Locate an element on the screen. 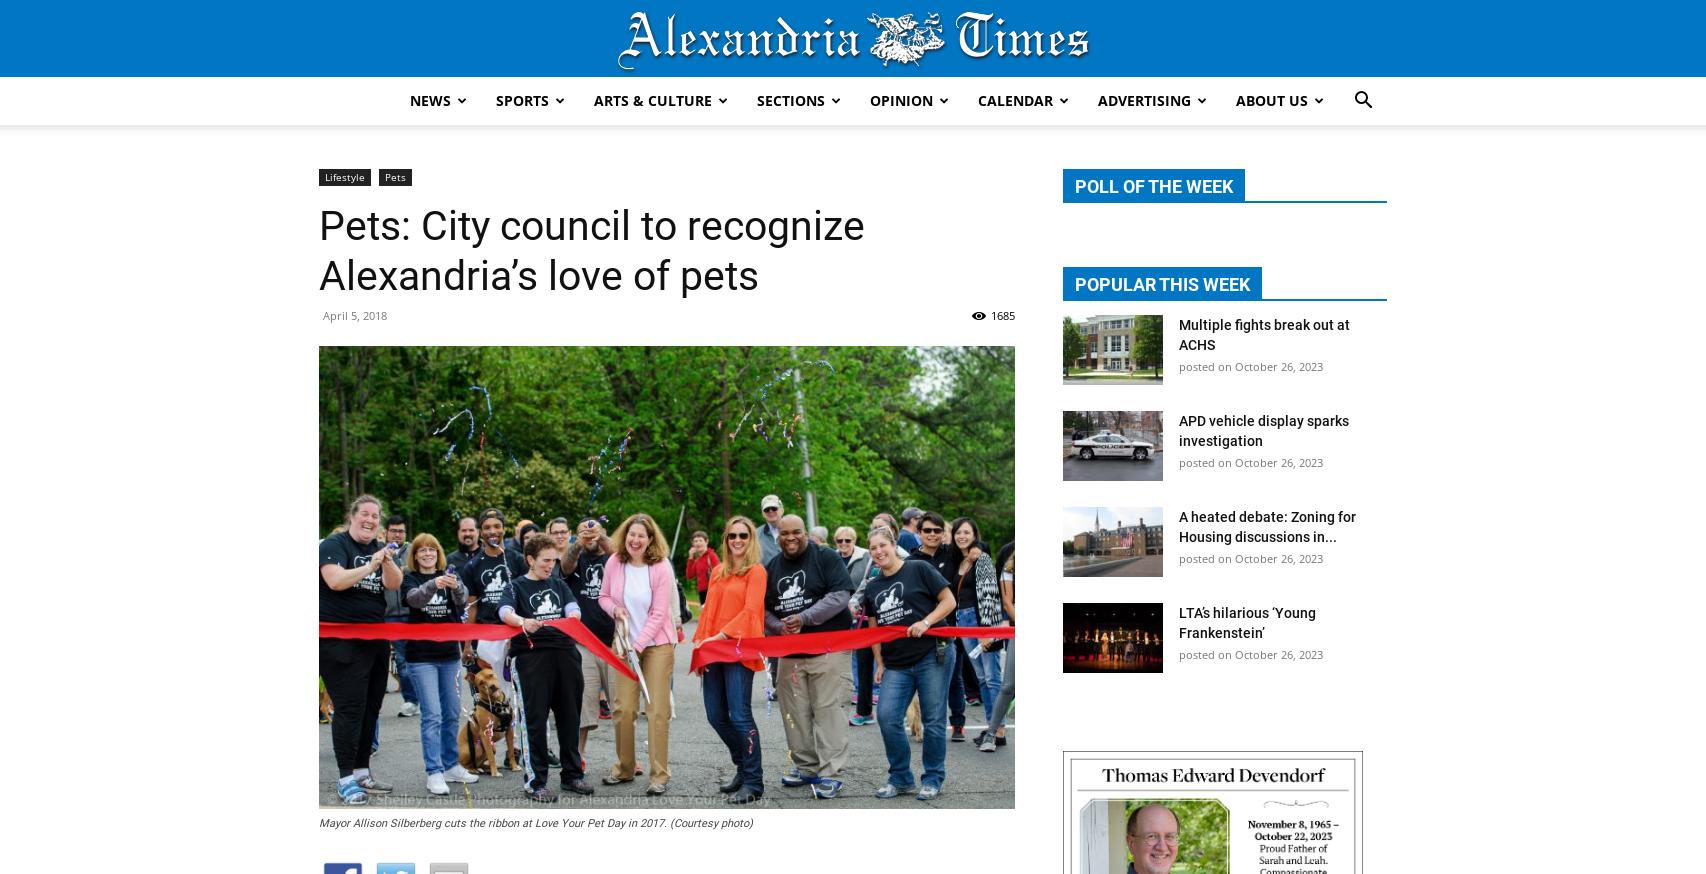  '1685' is located at coordinates (1002, 313).